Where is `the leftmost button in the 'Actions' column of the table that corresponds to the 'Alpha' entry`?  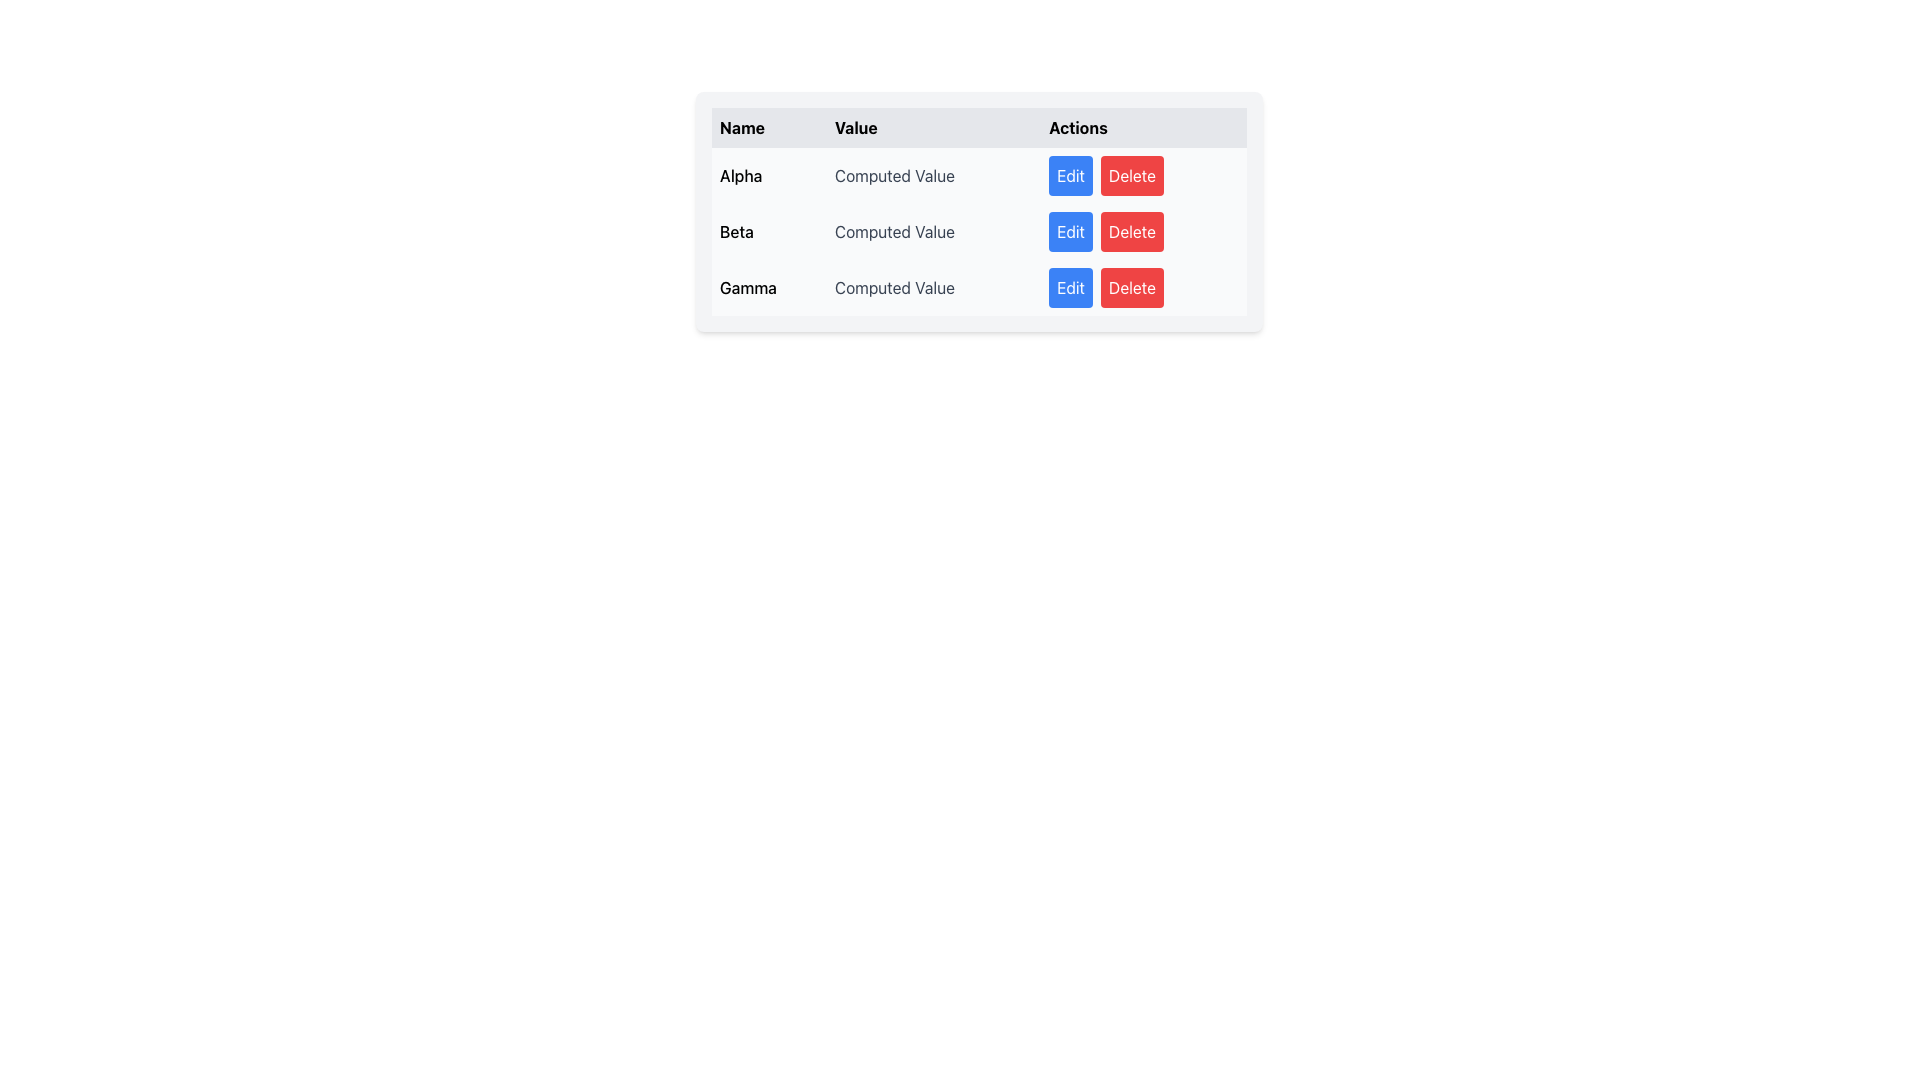
the leftmost button in the 'Actions' column of the table that corresponds to the 'Alpha' entry is located at coordinates (1069, 175).